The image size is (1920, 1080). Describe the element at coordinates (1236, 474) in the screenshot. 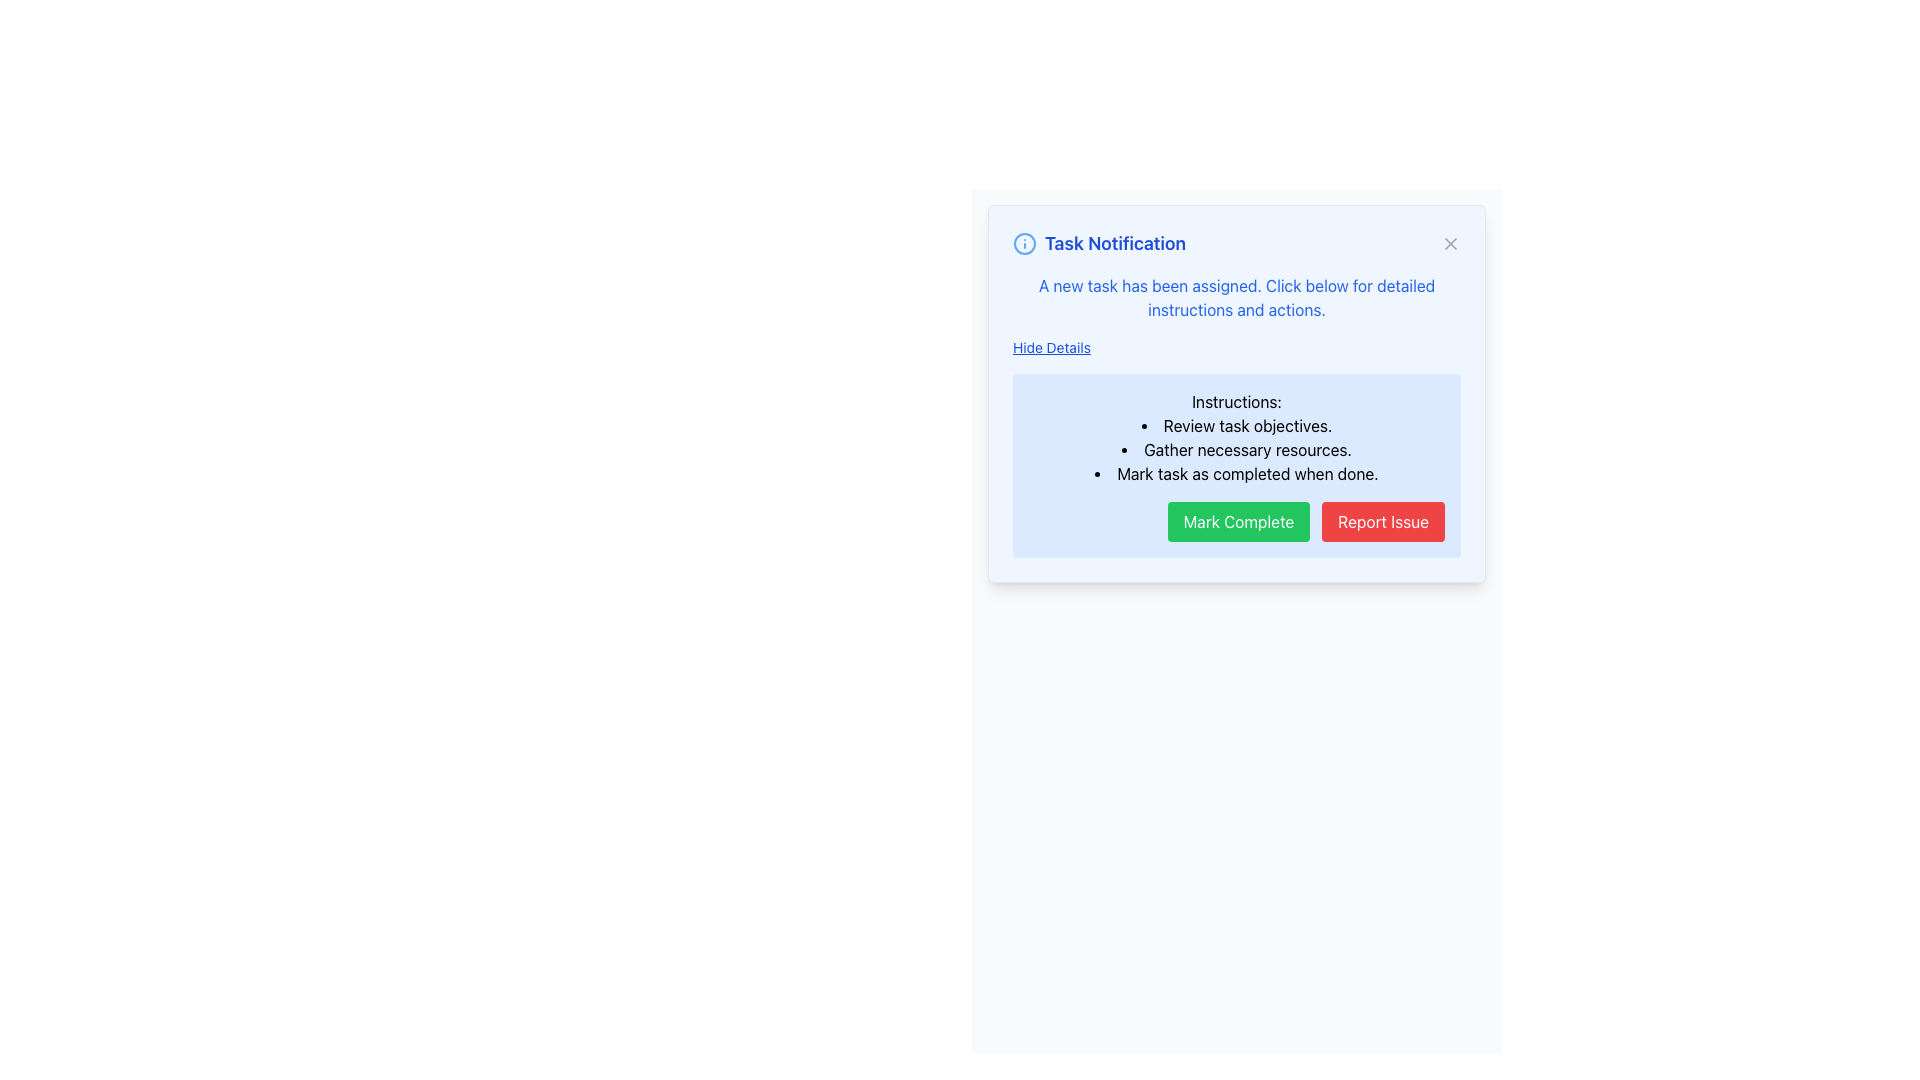

I see `the text label that reads 'Mark task as completed when done.' which is the third item in a bullet list styled with a sans-serif font on a light blue background` at that location.